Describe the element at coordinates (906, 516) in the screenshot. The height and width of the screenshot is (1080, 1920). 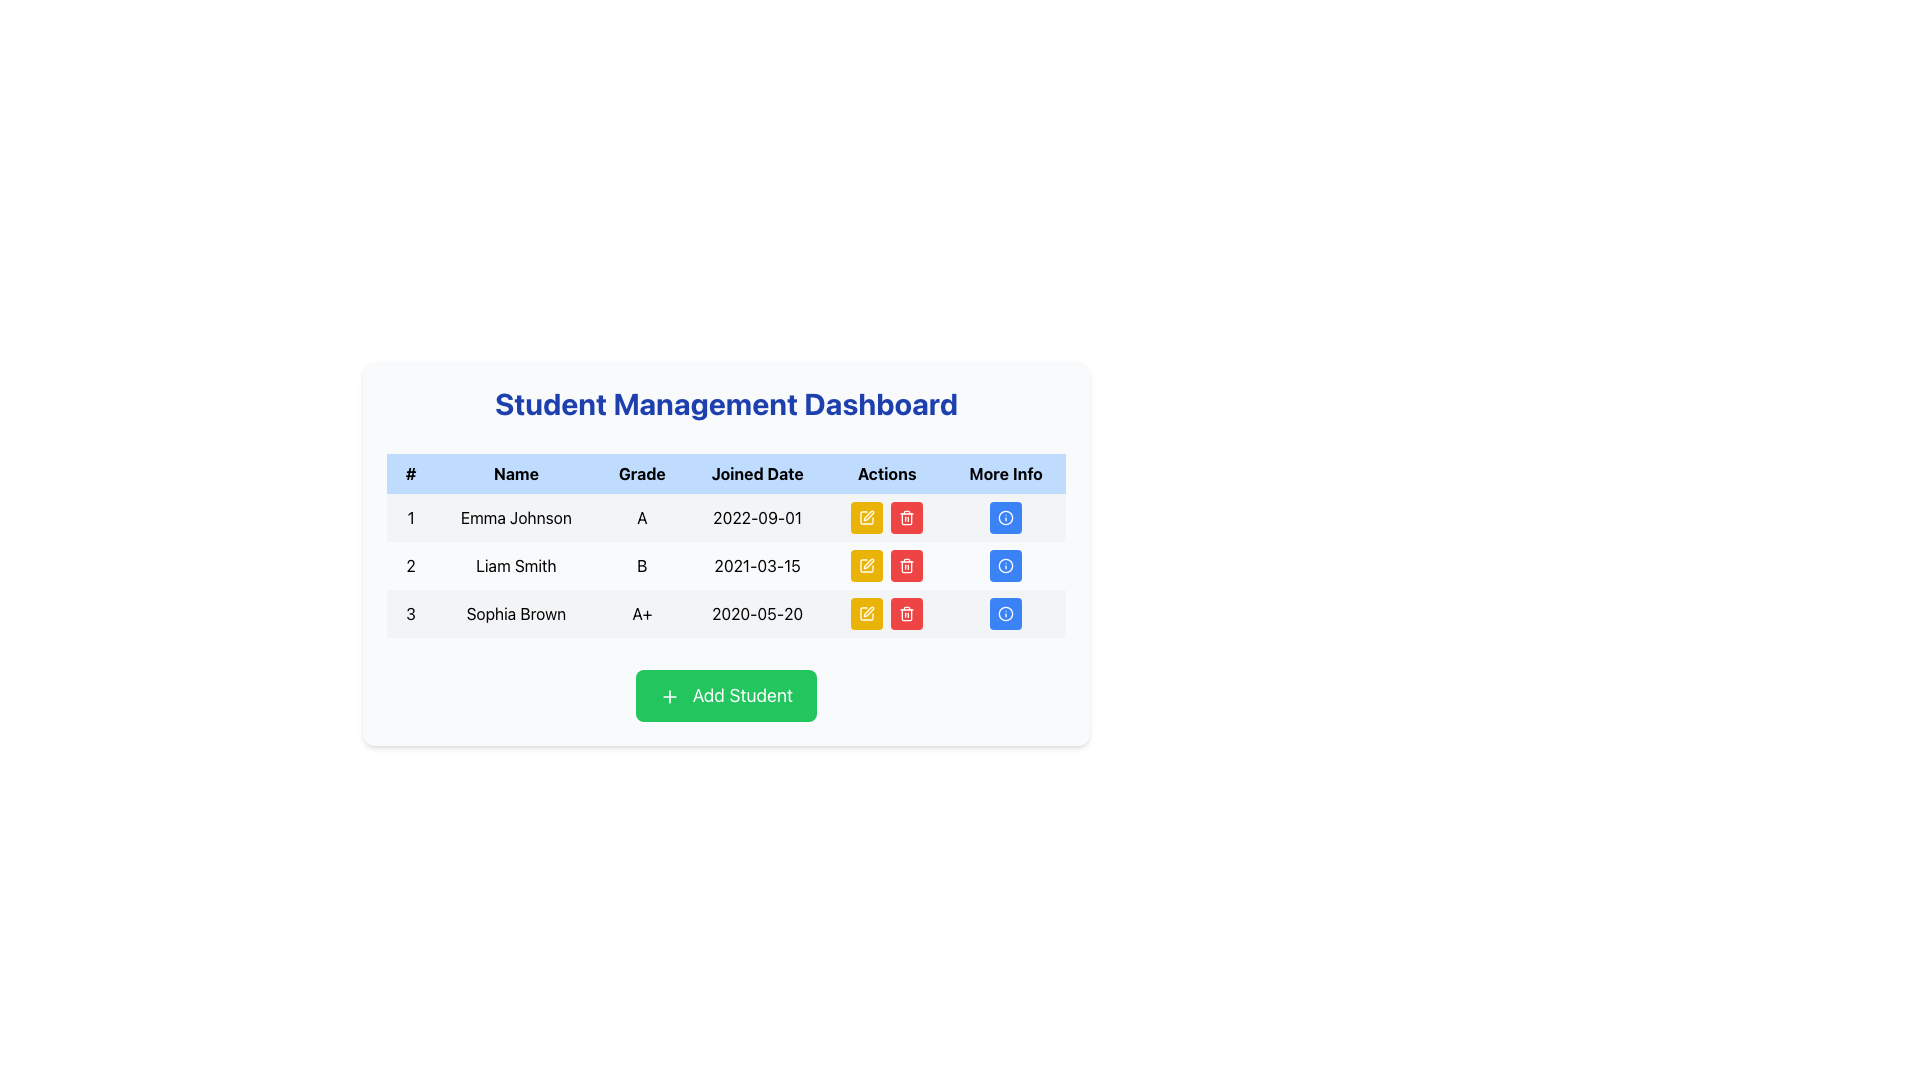
I see `the red trash icon inside the 'Actions' column of the third row in the student management table` at that location.